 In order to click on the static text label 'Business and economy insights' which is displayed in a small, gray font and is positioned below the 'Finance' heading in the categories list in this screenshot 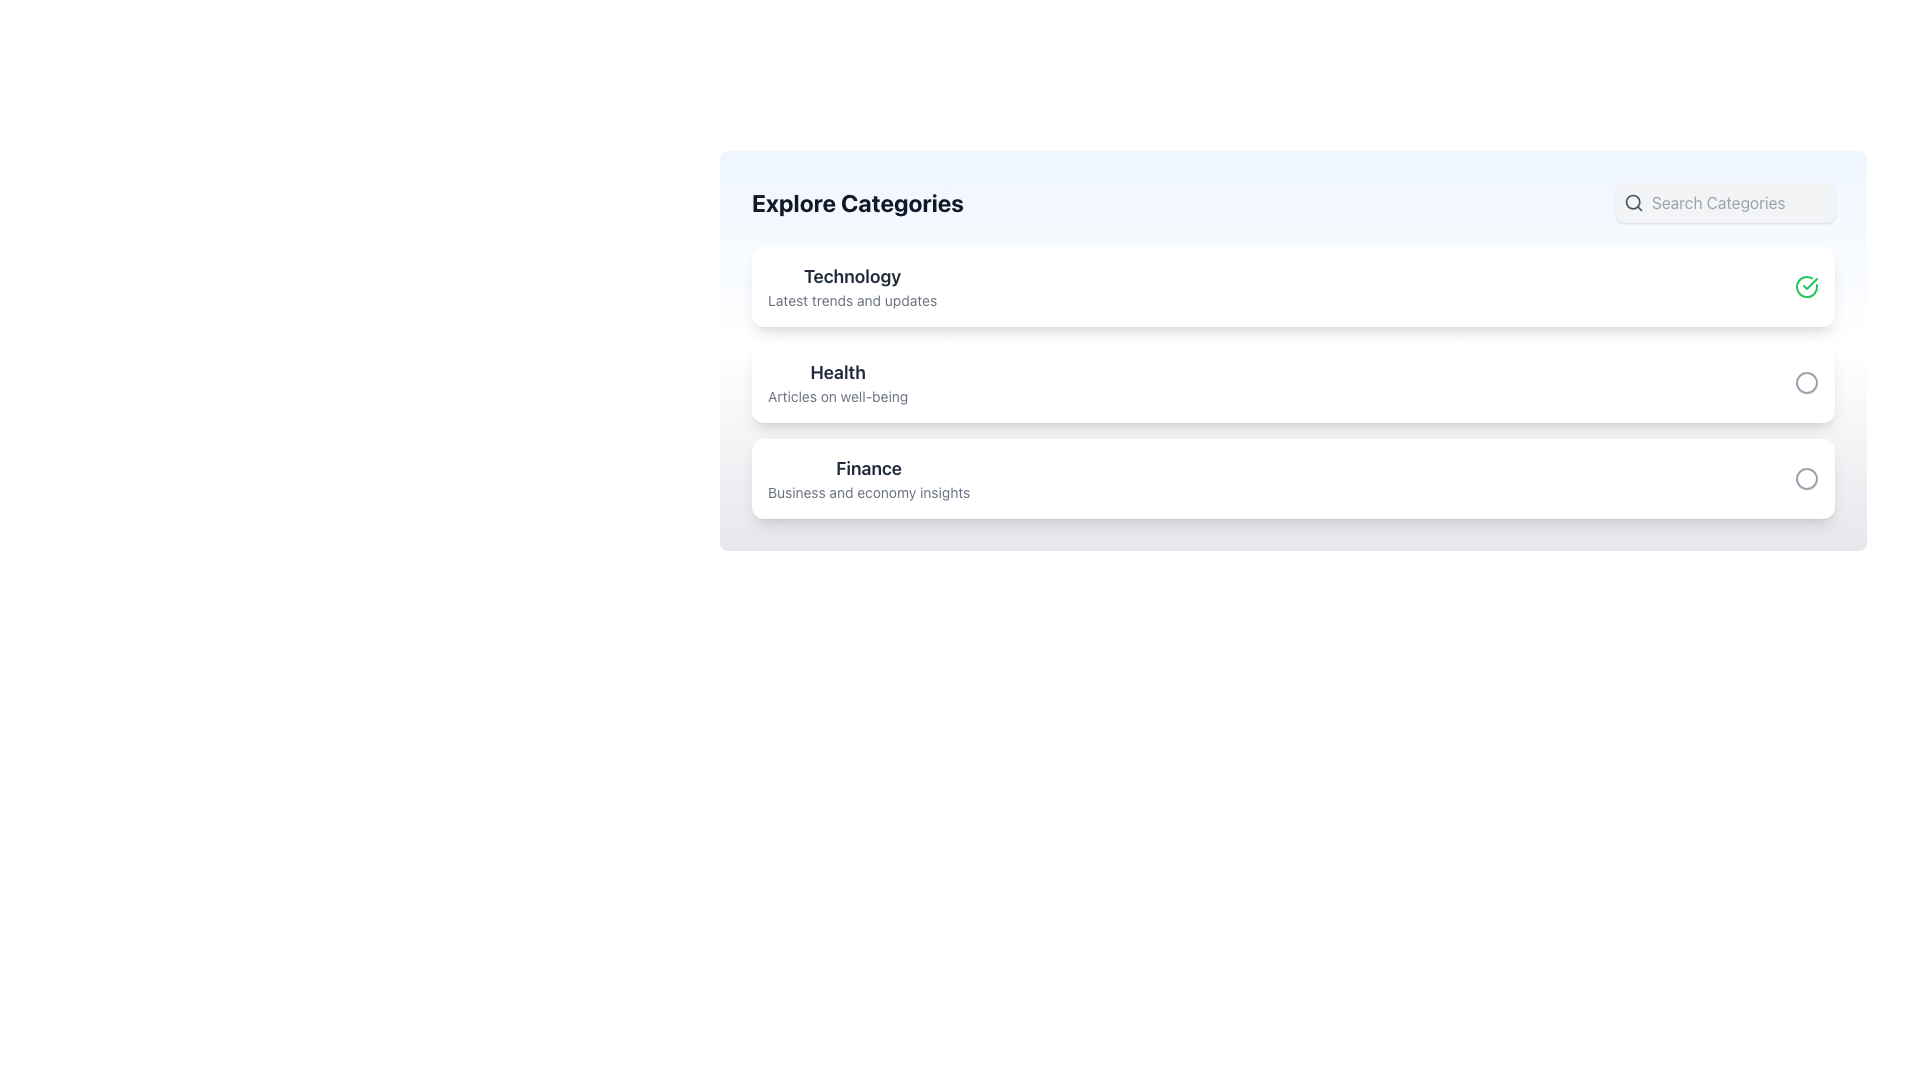, I will do `click(869, 493)`.